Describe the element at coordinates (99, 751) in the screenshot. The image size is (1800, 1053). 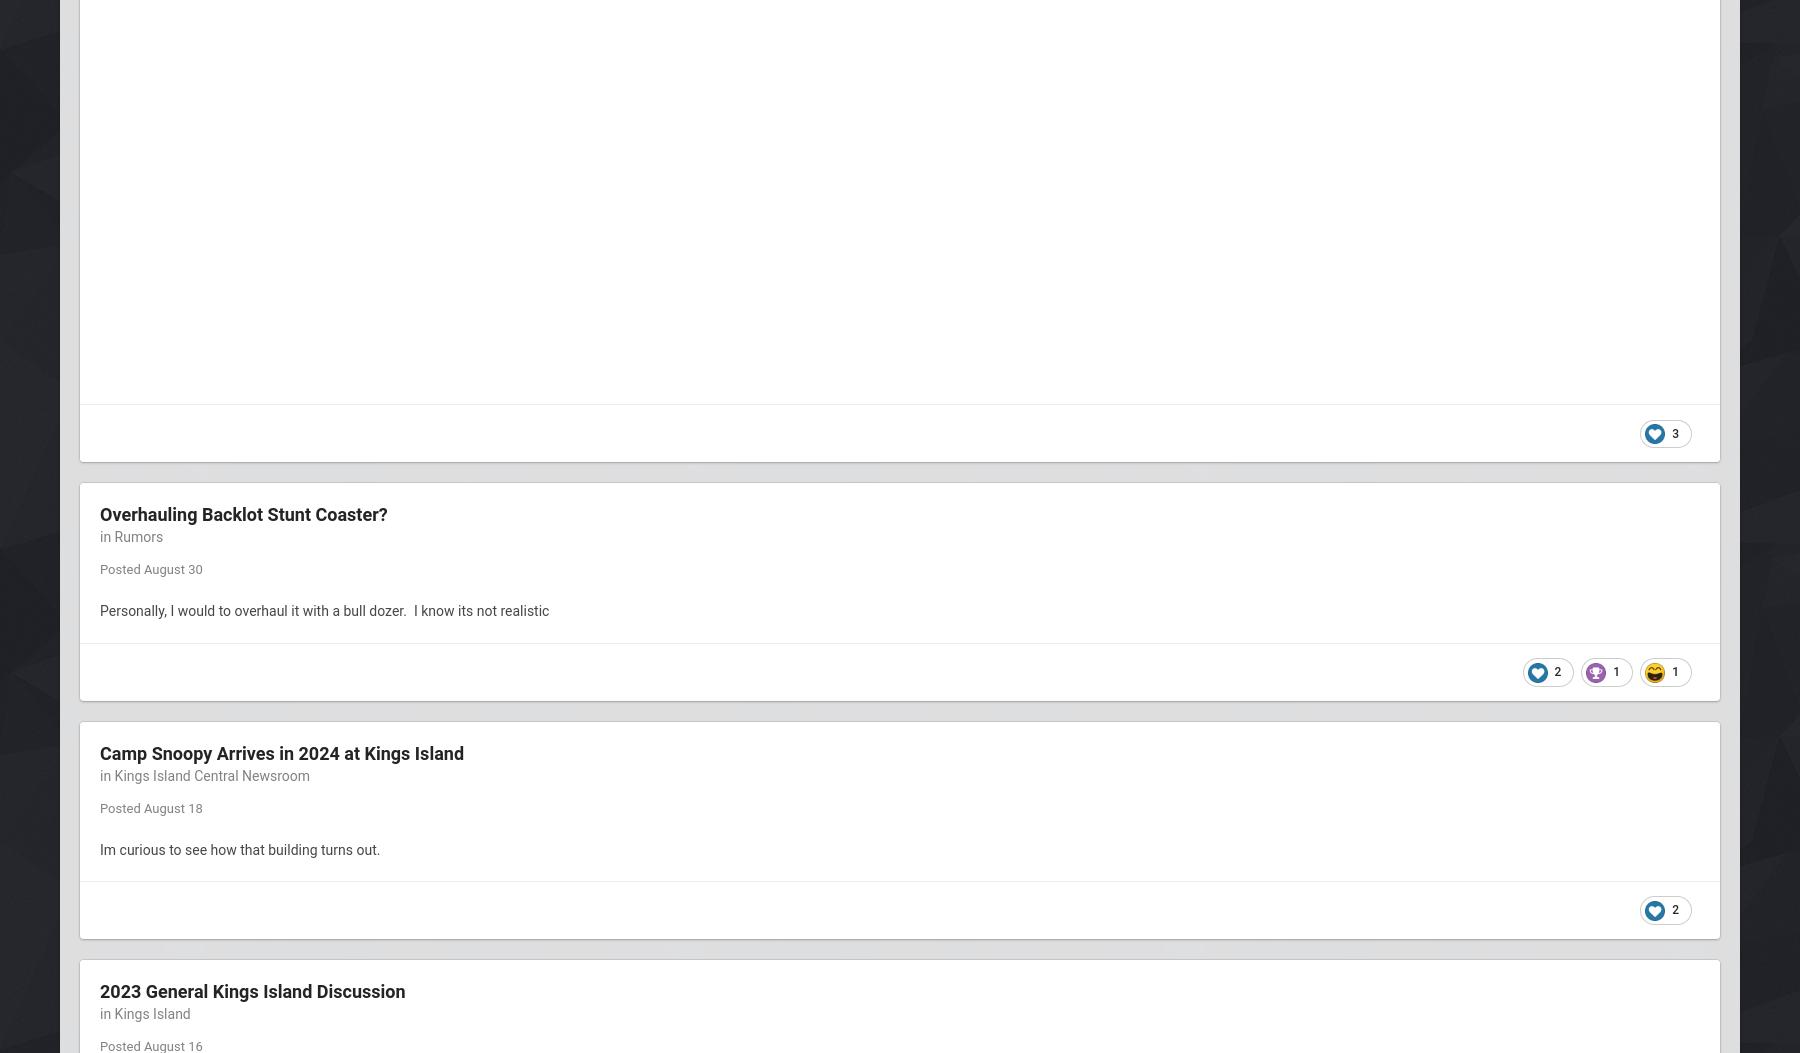
I see `'Camp Snoopy Arrives in 2024 at Kings Island'` at that location.